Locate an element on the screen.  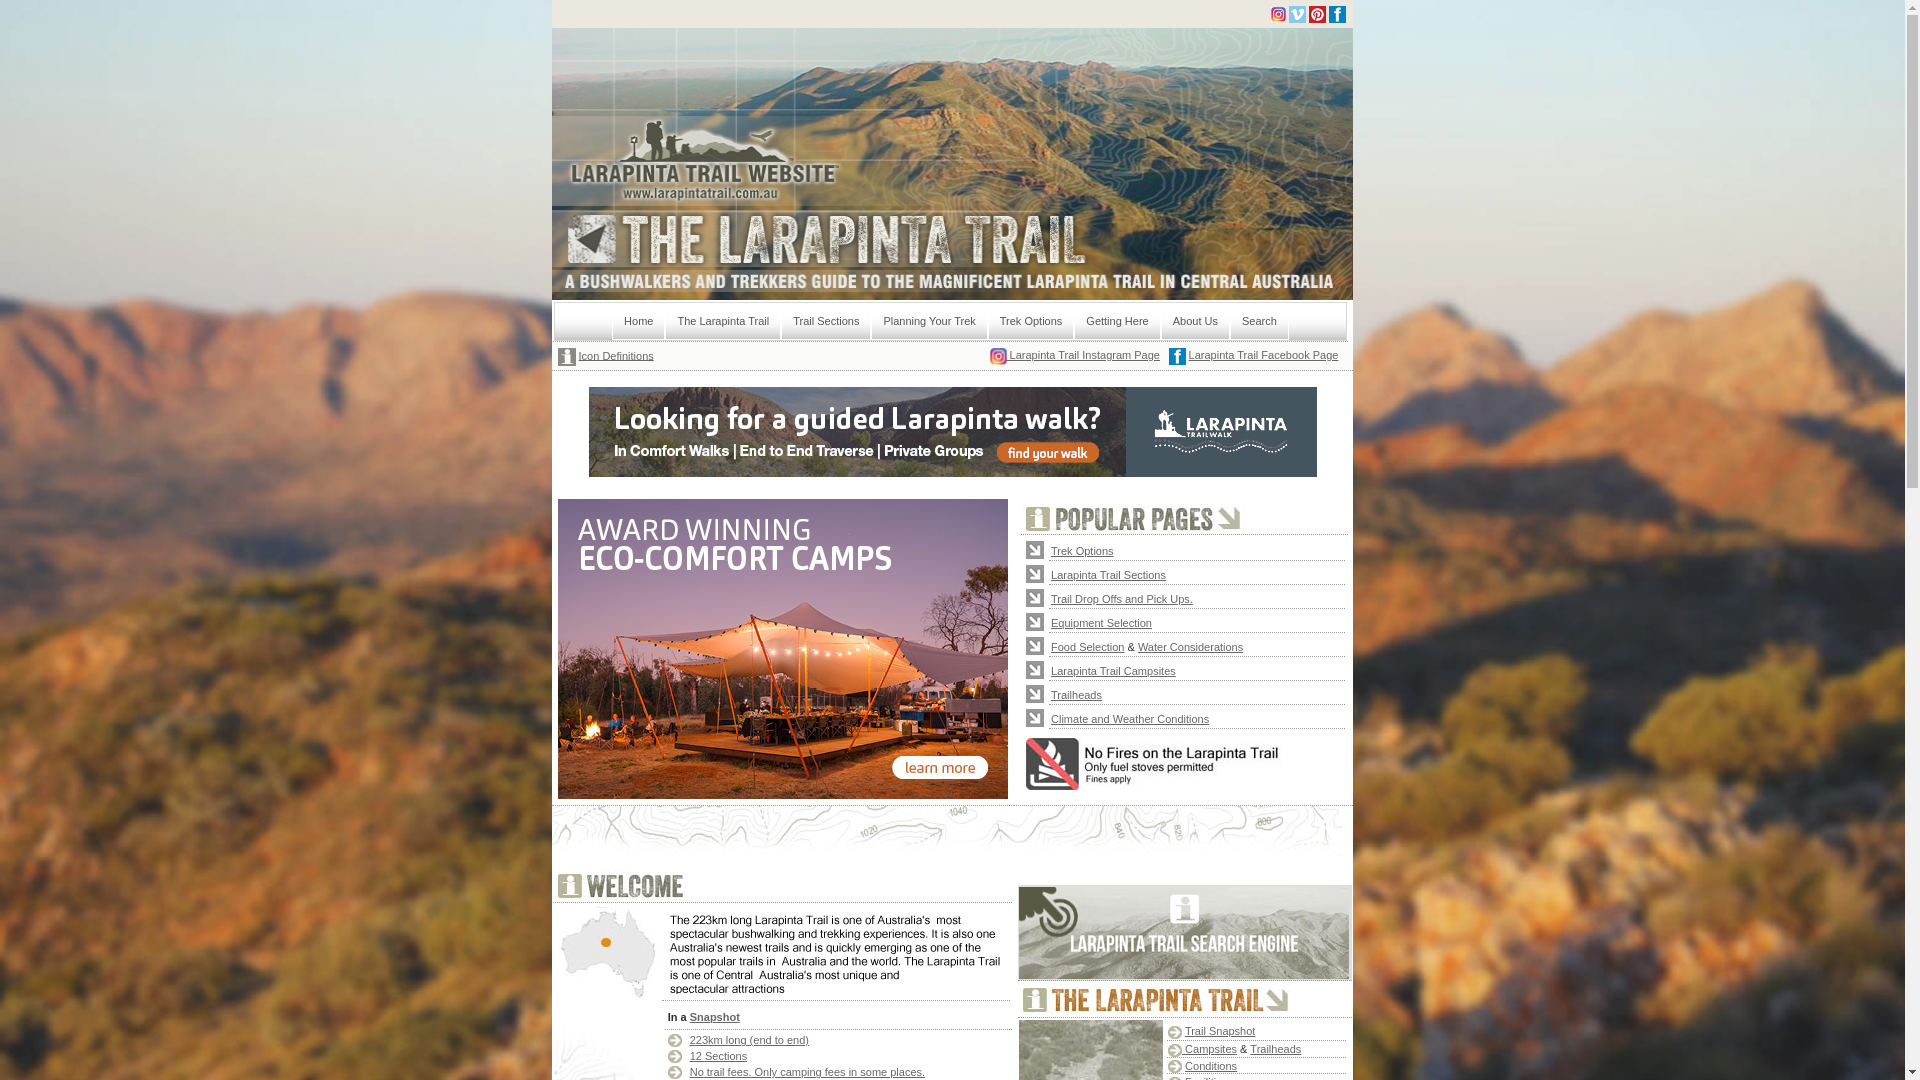
'223km long (end to end)' is located at coordinates (748, 1039).